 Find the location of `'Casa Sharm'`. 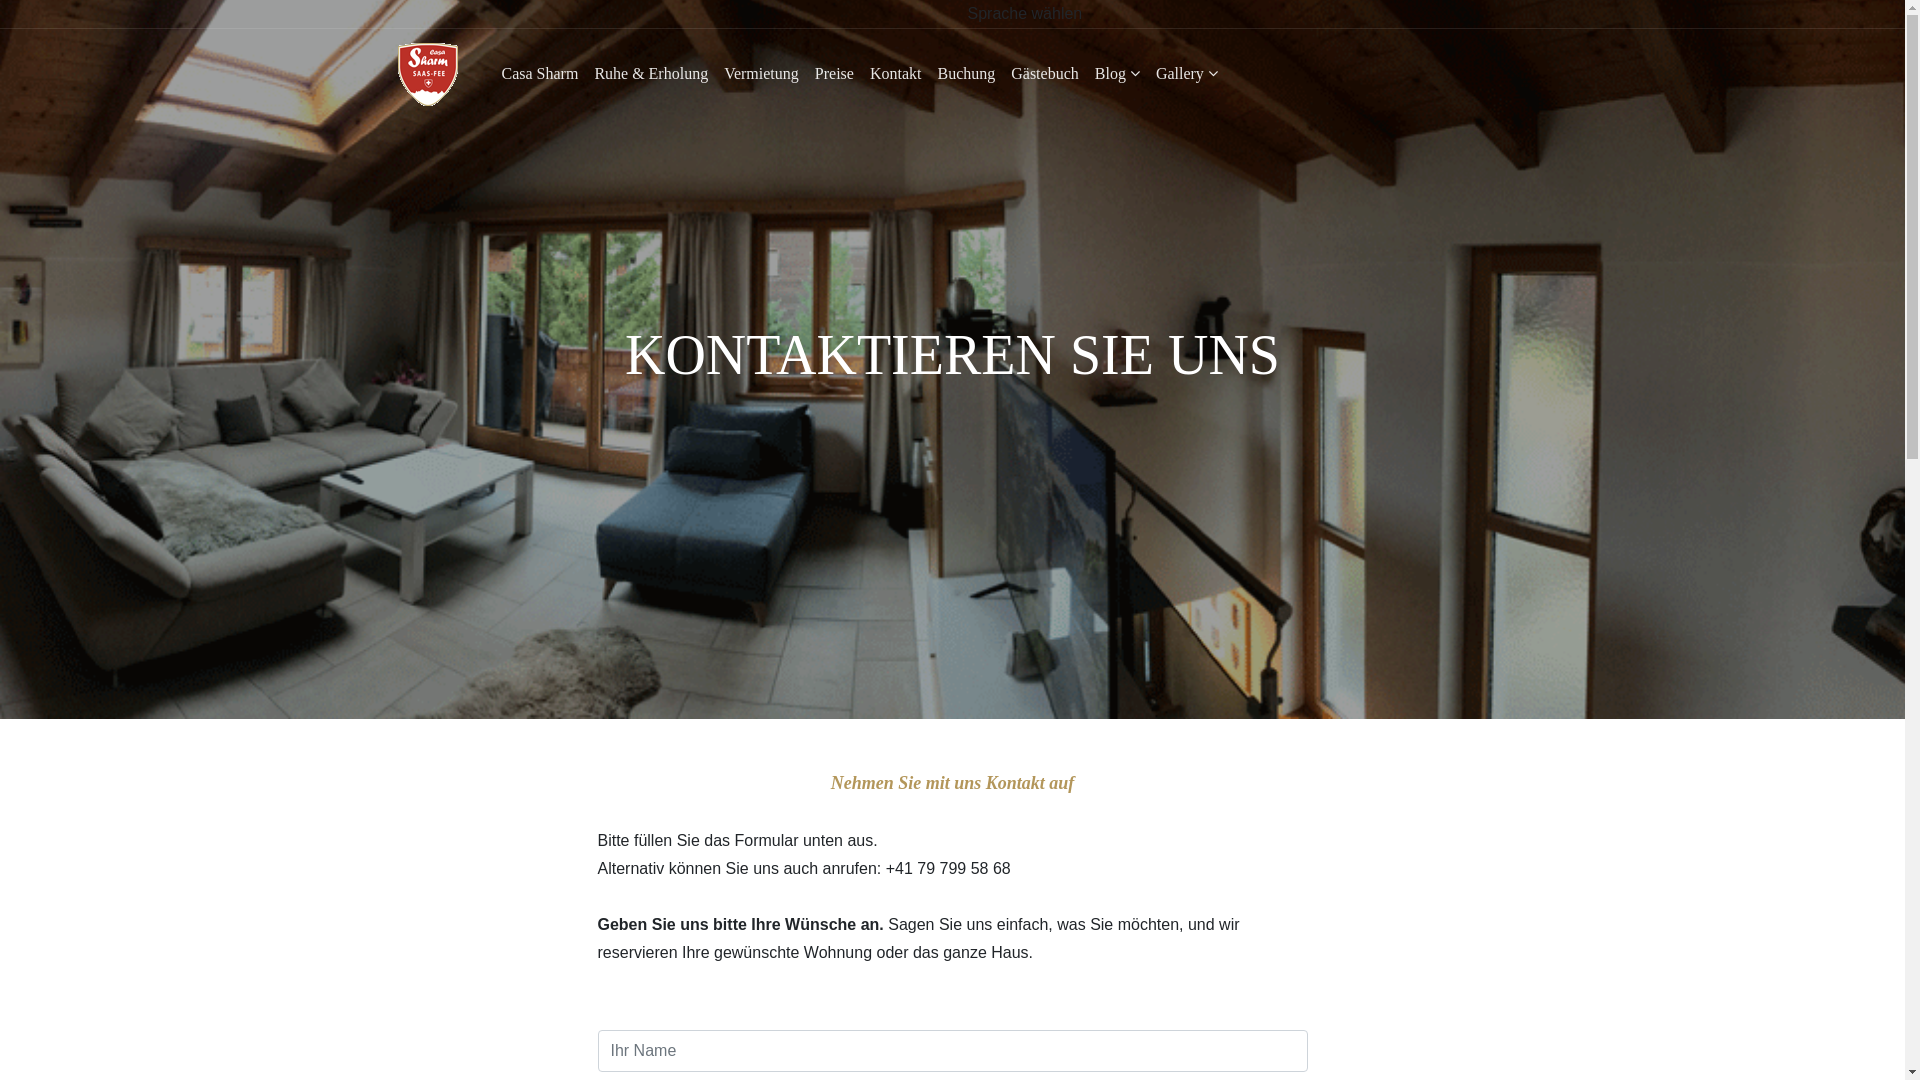

'Casa Sharm' is located at coordinates (540, 72).